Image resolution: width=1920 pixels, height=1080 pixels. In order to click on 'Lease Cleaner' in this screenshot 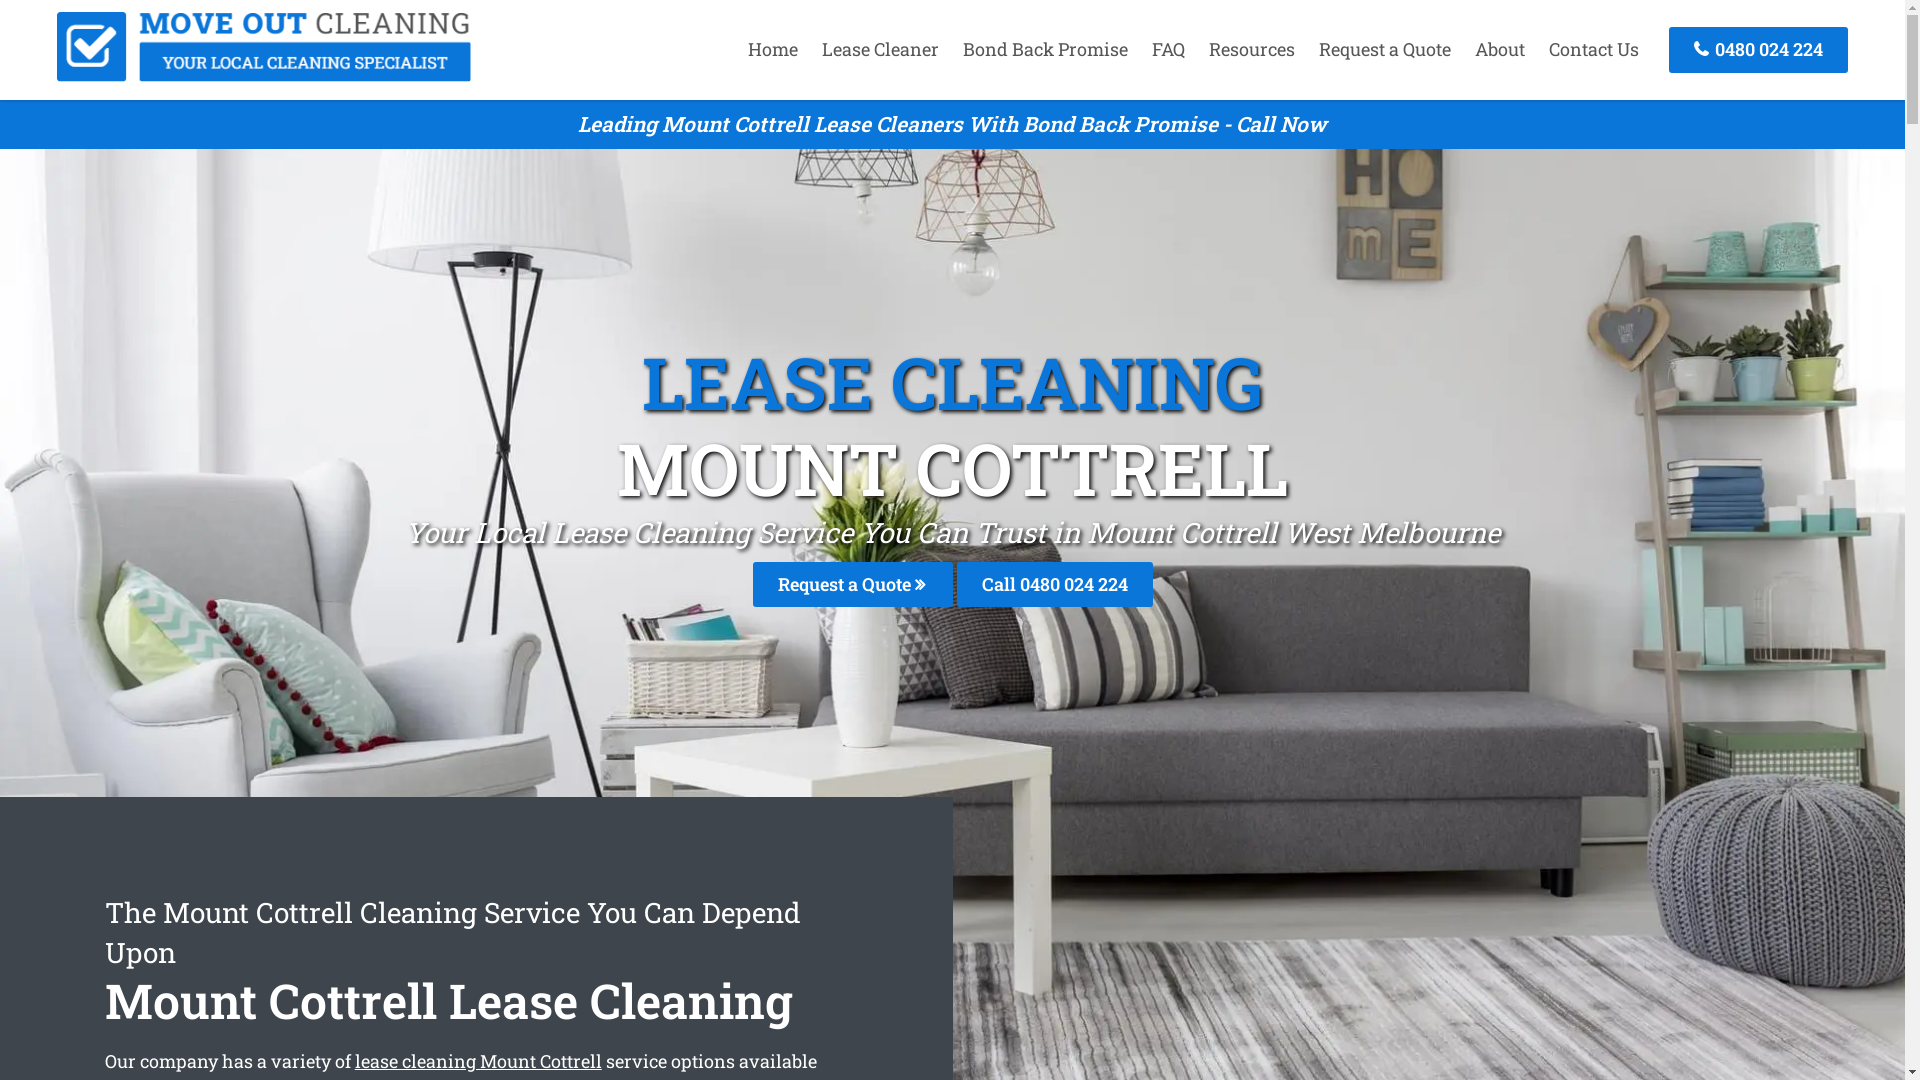, I will do `click(880, 48)`.